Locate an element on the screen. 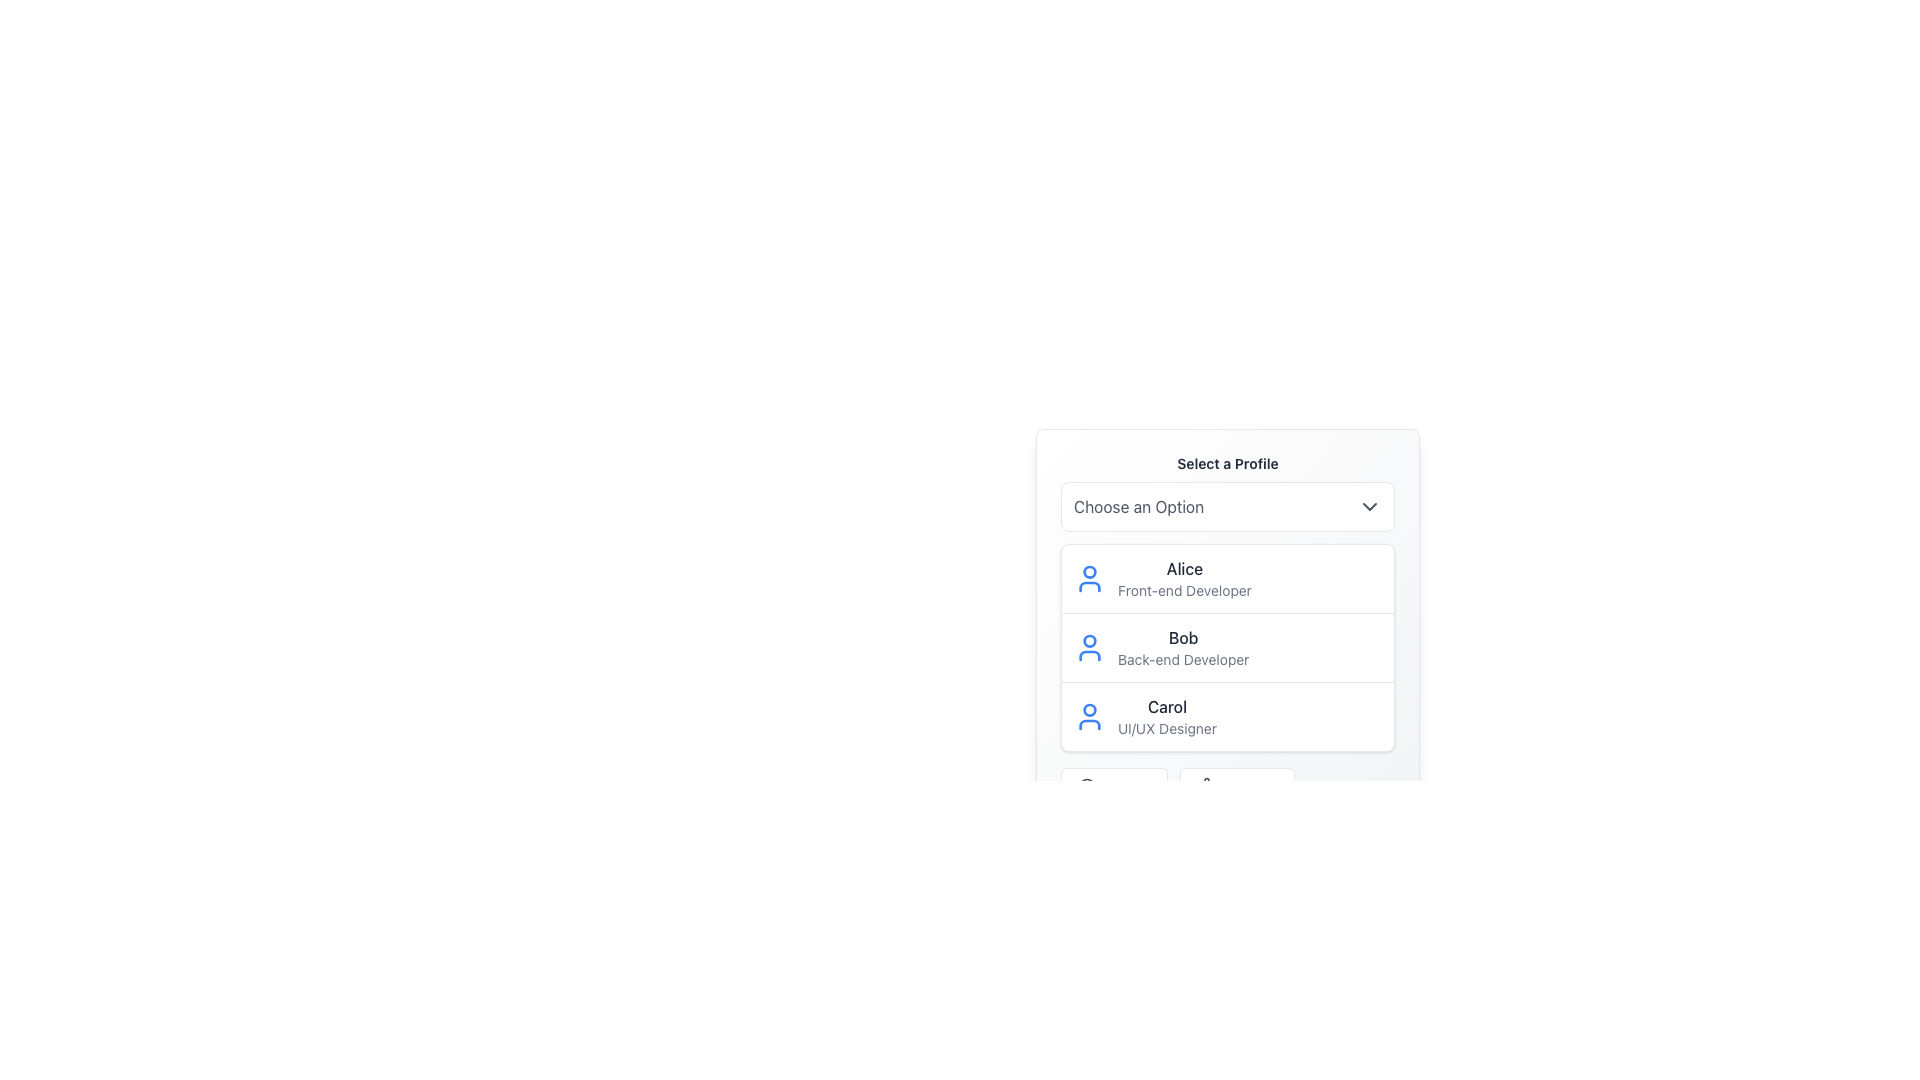 Image resolution: width=1920 pixels, height=1080 pixels. the first button in the horizontal group located at the bottom of the profile selection interface is located at coordinates (1113, 785).